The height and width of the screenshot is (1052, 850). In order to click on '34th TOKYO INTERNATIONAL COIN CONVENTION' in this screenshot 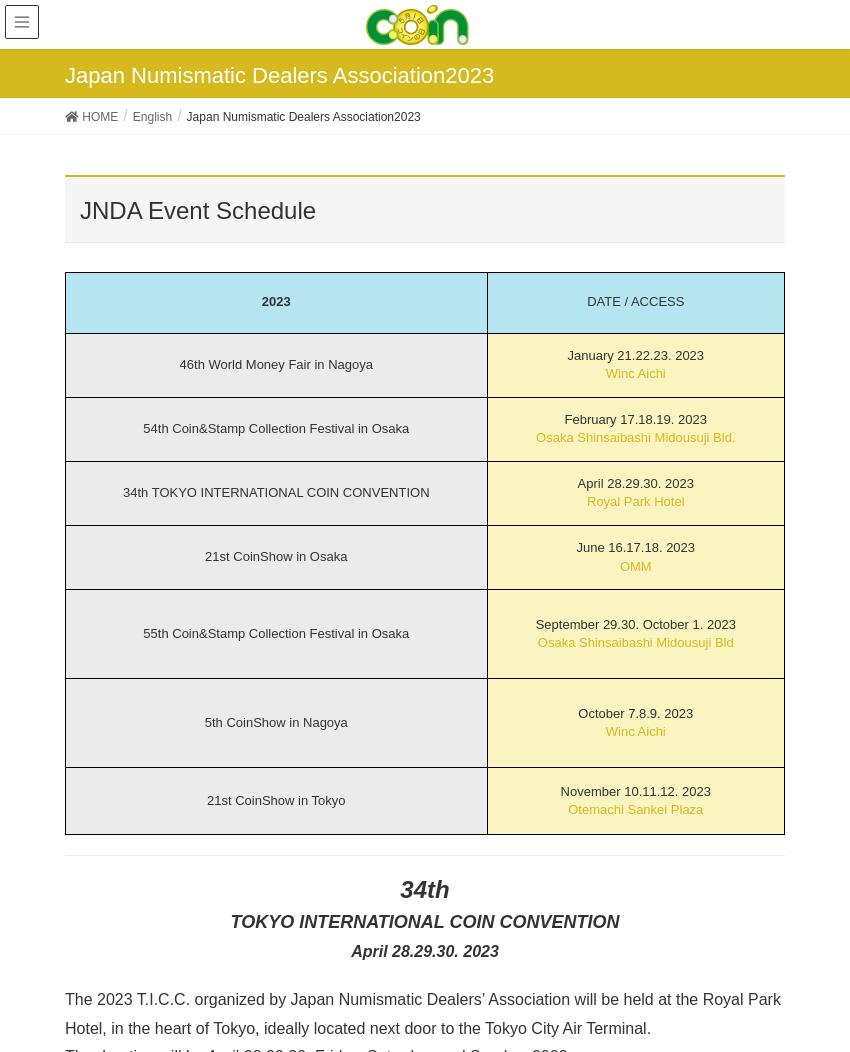, I will do `click(274, 491)`.